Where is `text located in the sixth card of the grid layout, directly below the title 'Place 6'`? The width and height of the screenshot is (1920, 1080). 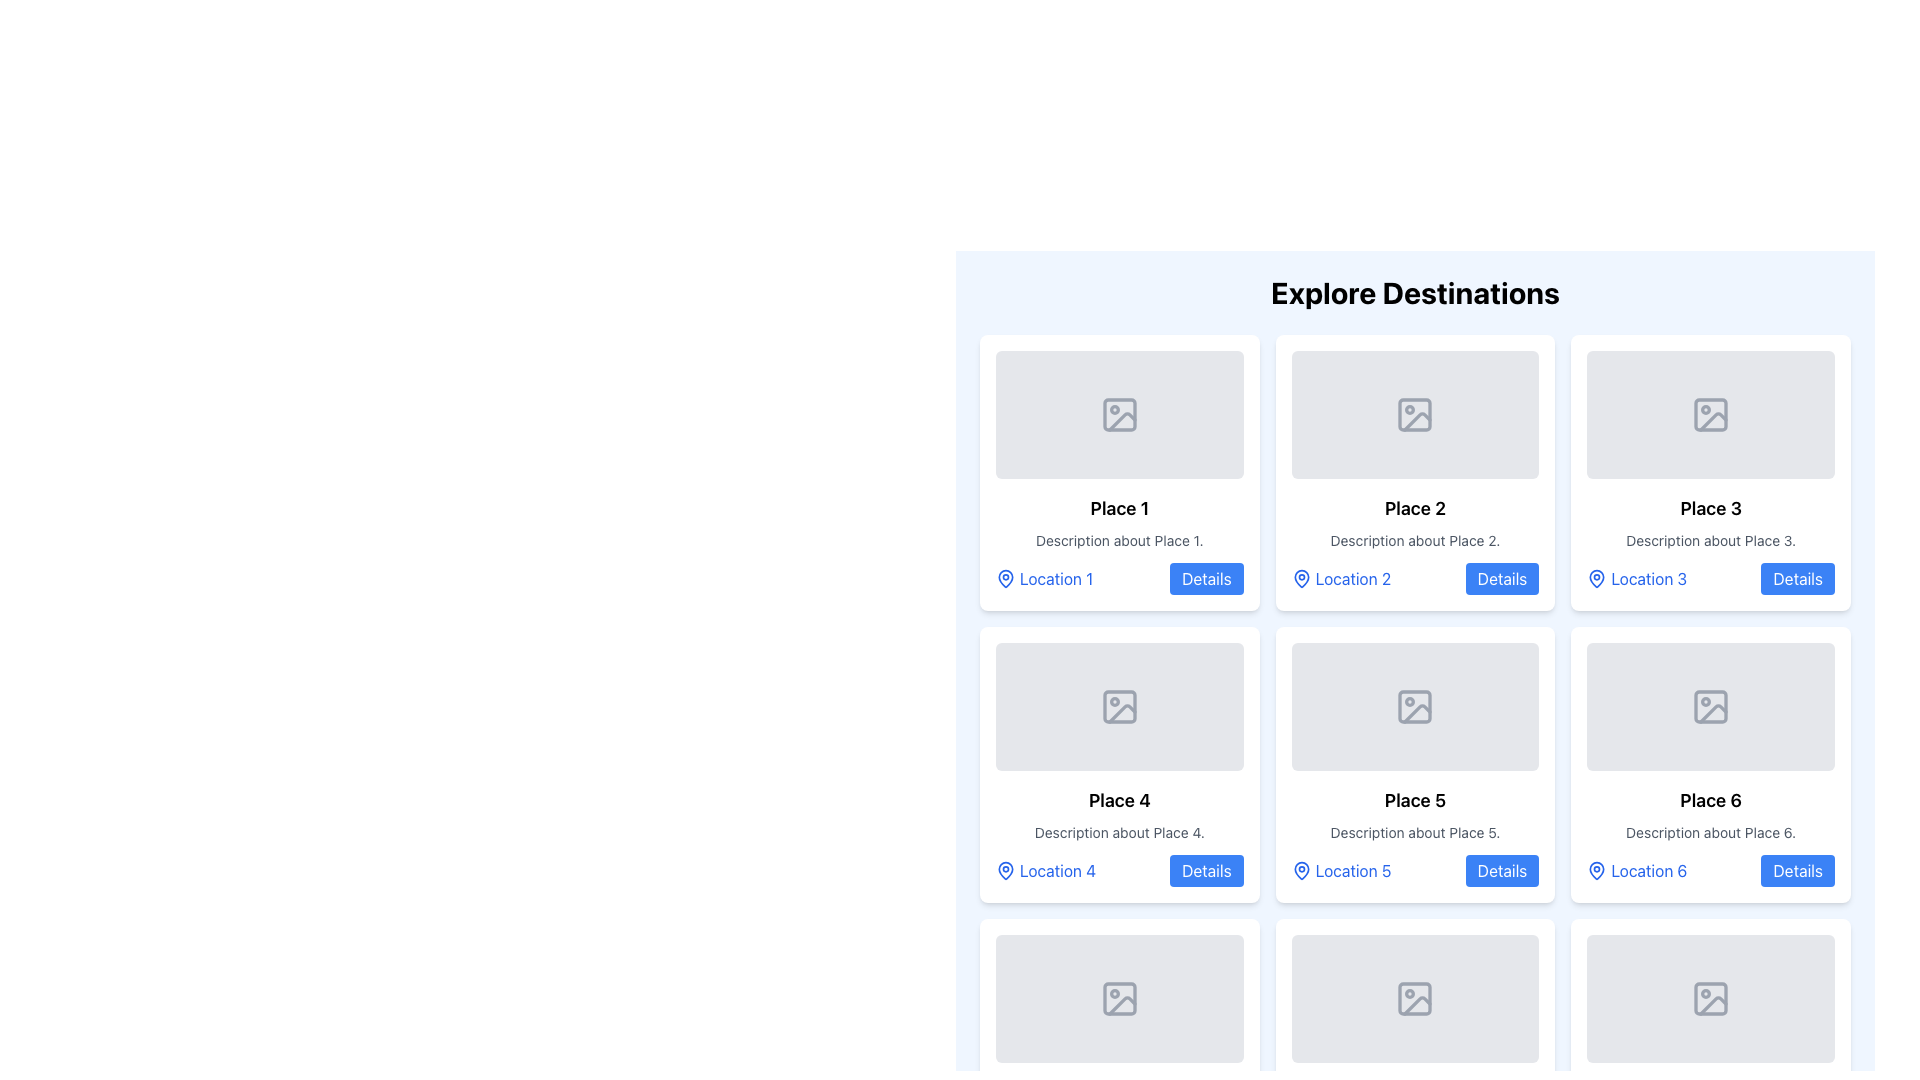 text located in the sixth card of the grid layout, directly below the title 'Place 6' is located at coordinates (1710, 833).